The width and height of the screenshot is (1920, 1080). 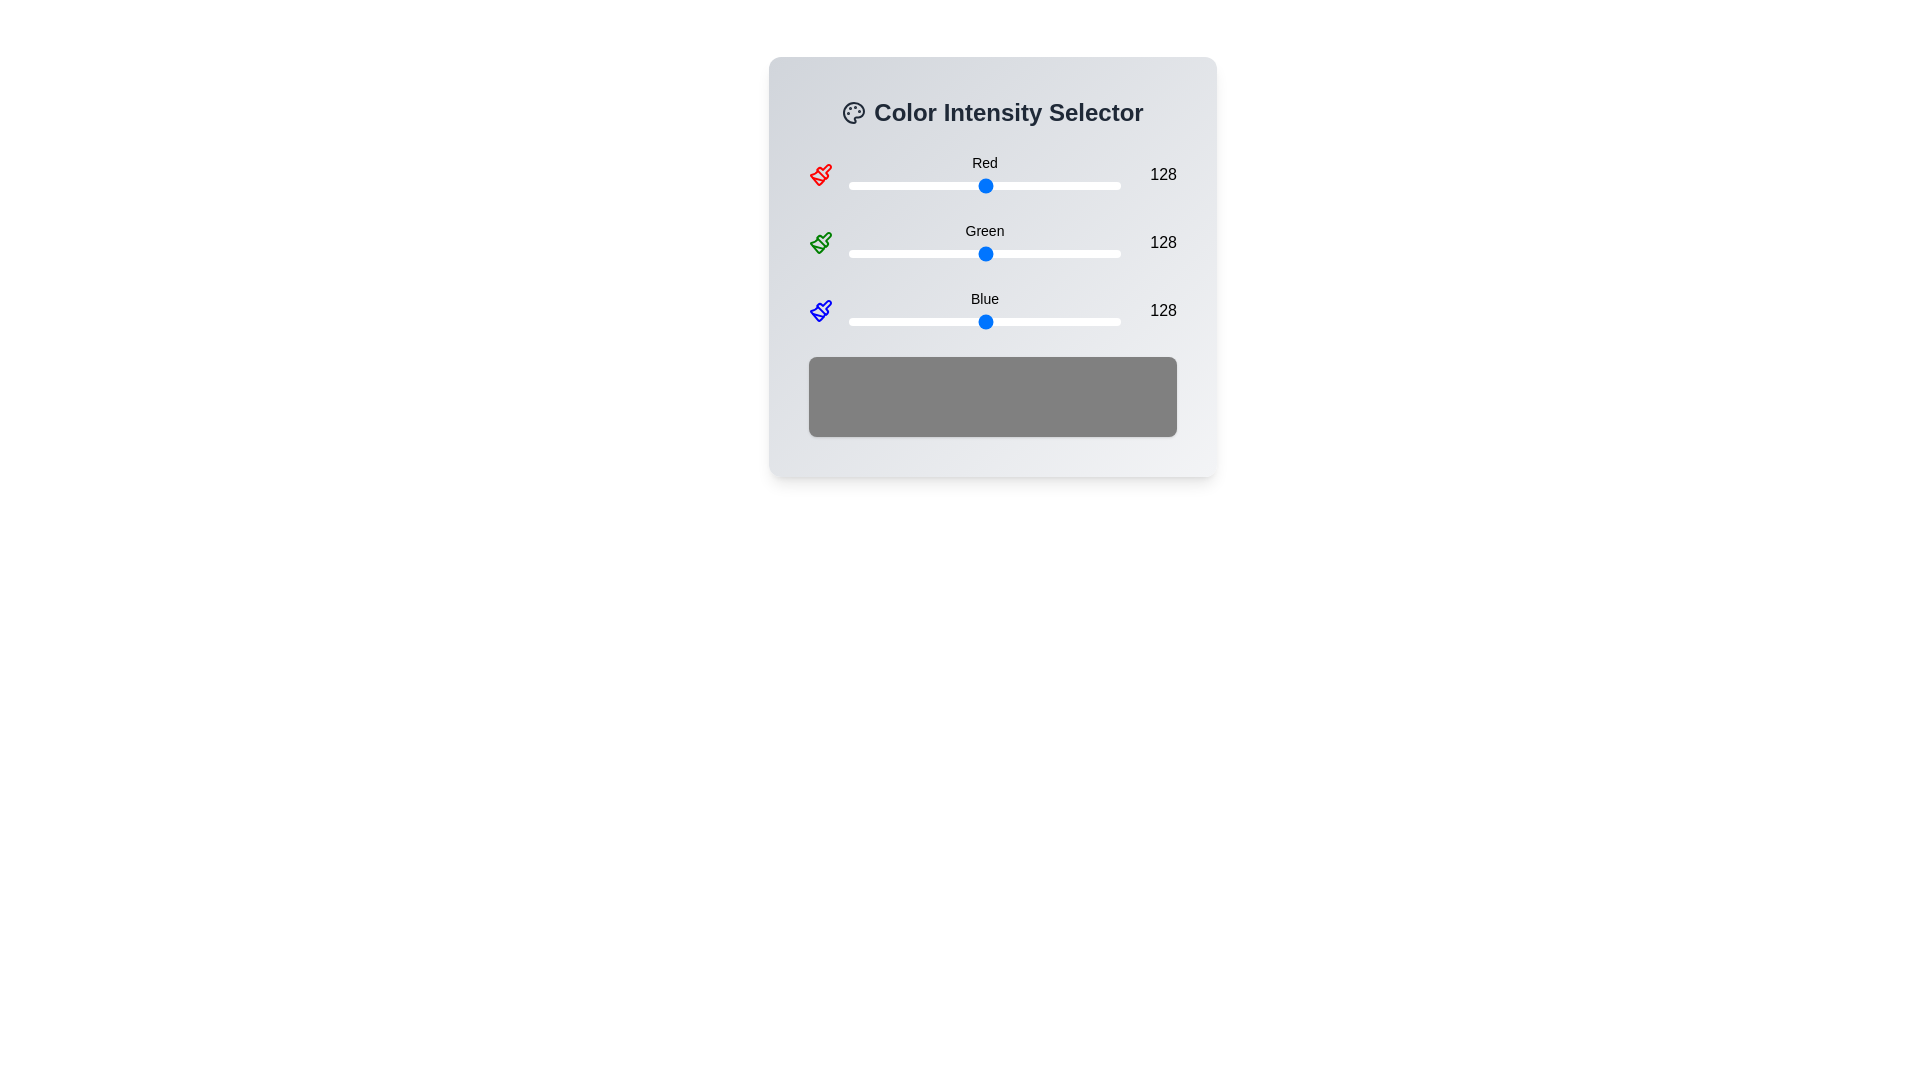 I want to click on green intensity, so click(x=986, y=253).